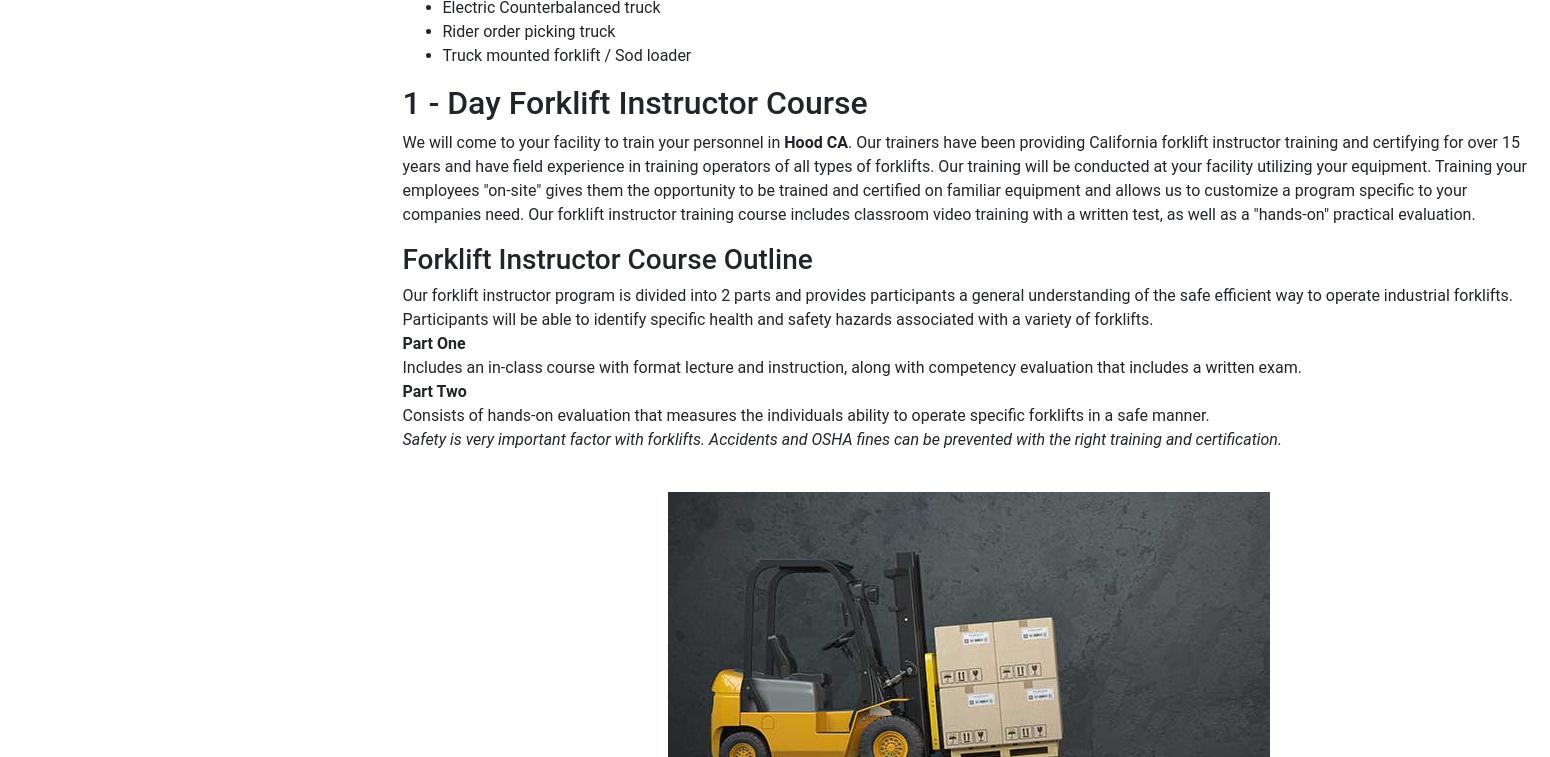 This screenshot has width=1550, height=757. I want to click on '. Our trainers have been providing California forklift instructor training and certifying for over 15 years and have field experience in training operators of all types of forklifts. Our training will be conducted at your facility utilizing your equipment. Training your employees "on-site" gives them the opportunity to be trained and certified on familiar equipment and allows us to customize a program specific to your companies need. Our forklift instructor training course includes classroom video training with a written test, as well as a "hands-on" practical evaluation.', so click(963, 176).